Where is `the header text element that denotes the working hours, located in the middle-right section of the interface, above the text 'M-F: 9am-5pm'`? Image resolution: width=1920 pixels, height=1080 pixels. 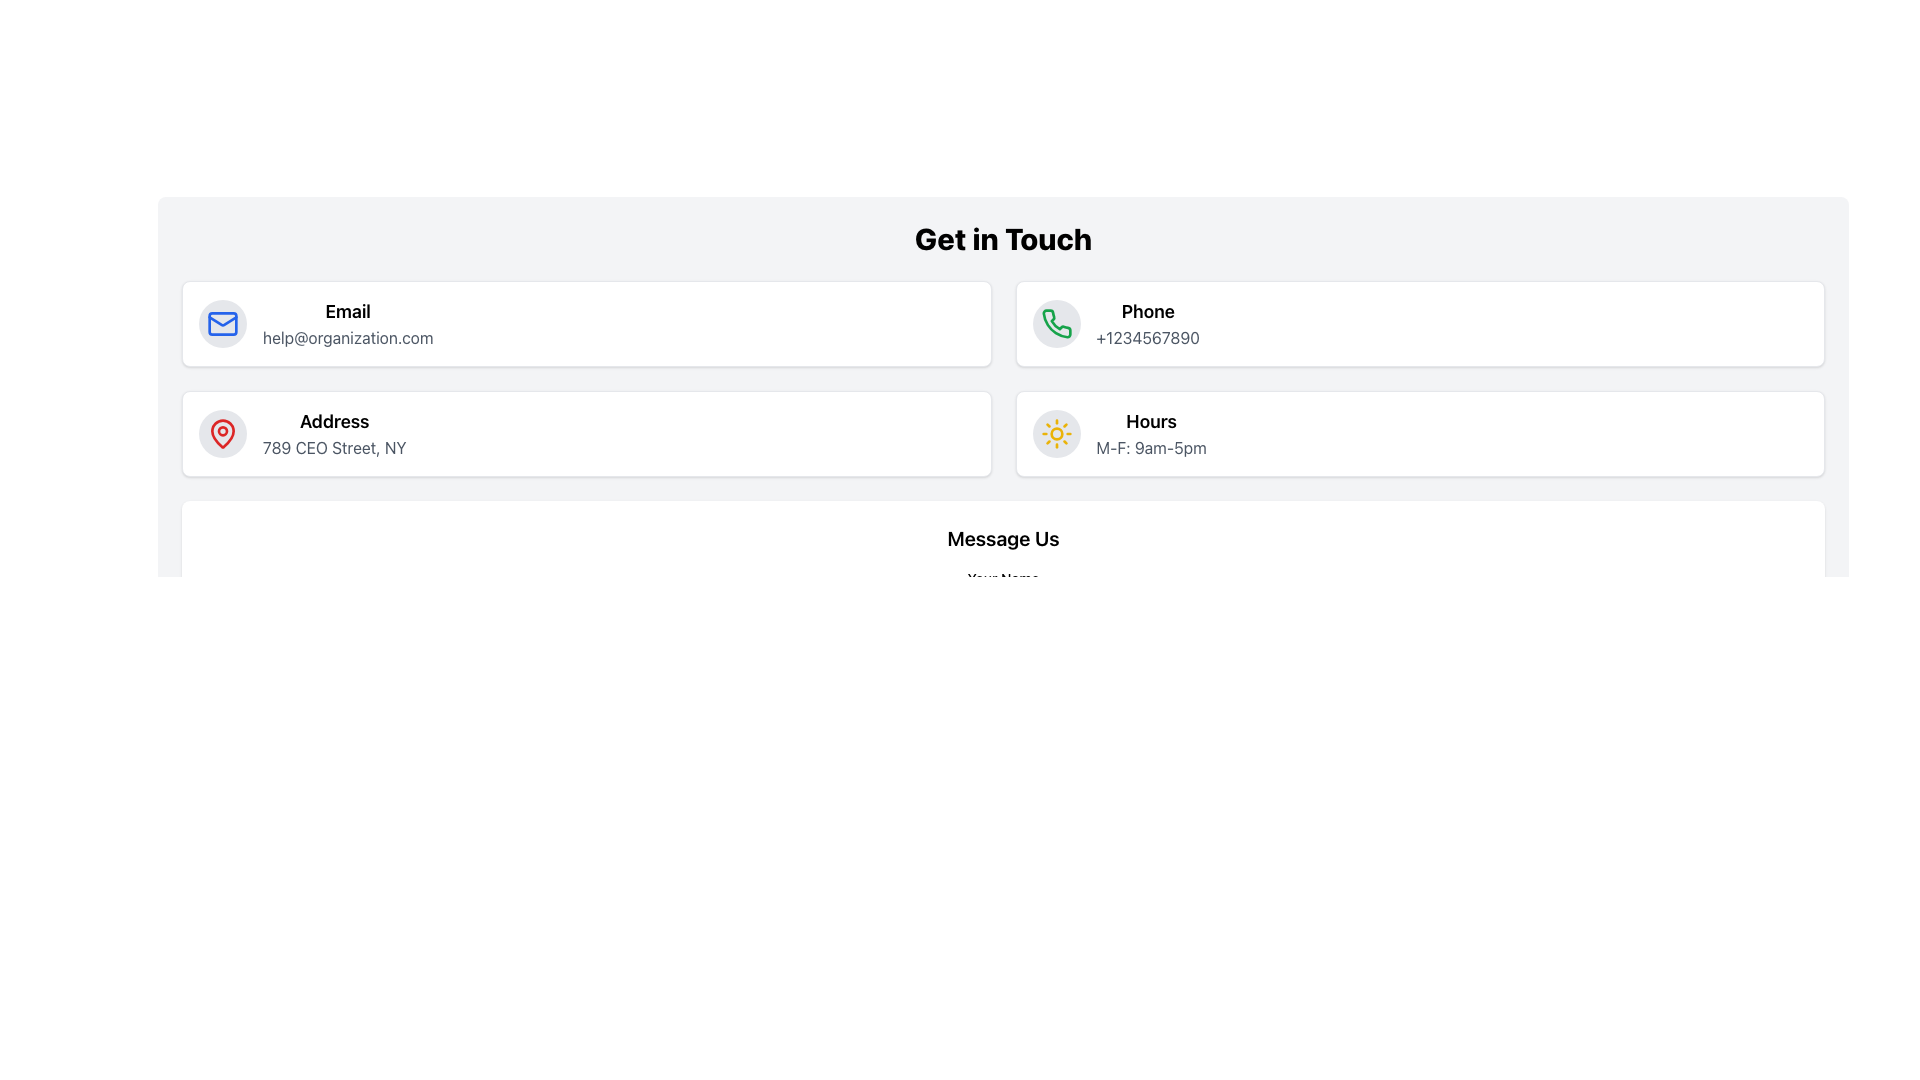
the header text element that denotes the working hours, located in the middle-right section of the interface, above the text 'M-F: 9am-5pm' is located at coordinates (1151, 420).